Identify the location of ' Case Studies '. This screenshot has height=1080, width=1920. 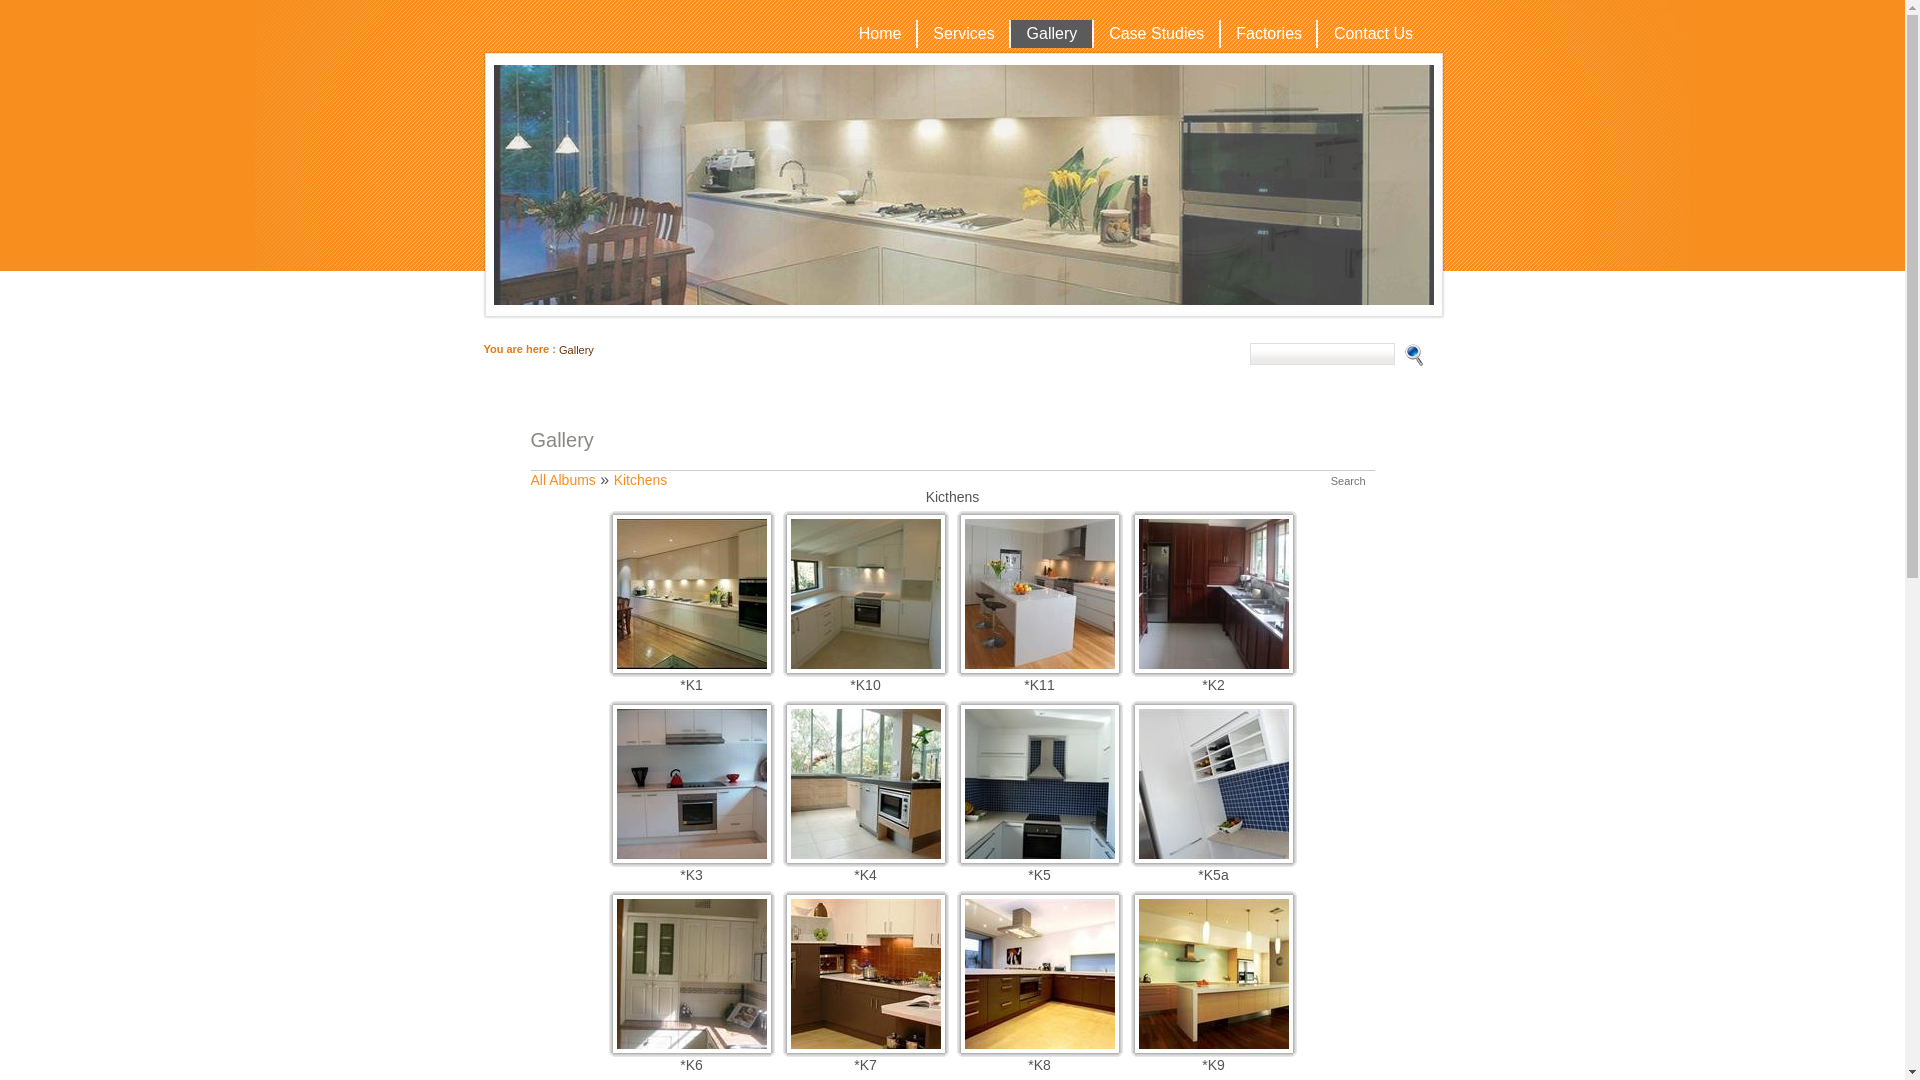
(1156, 34).